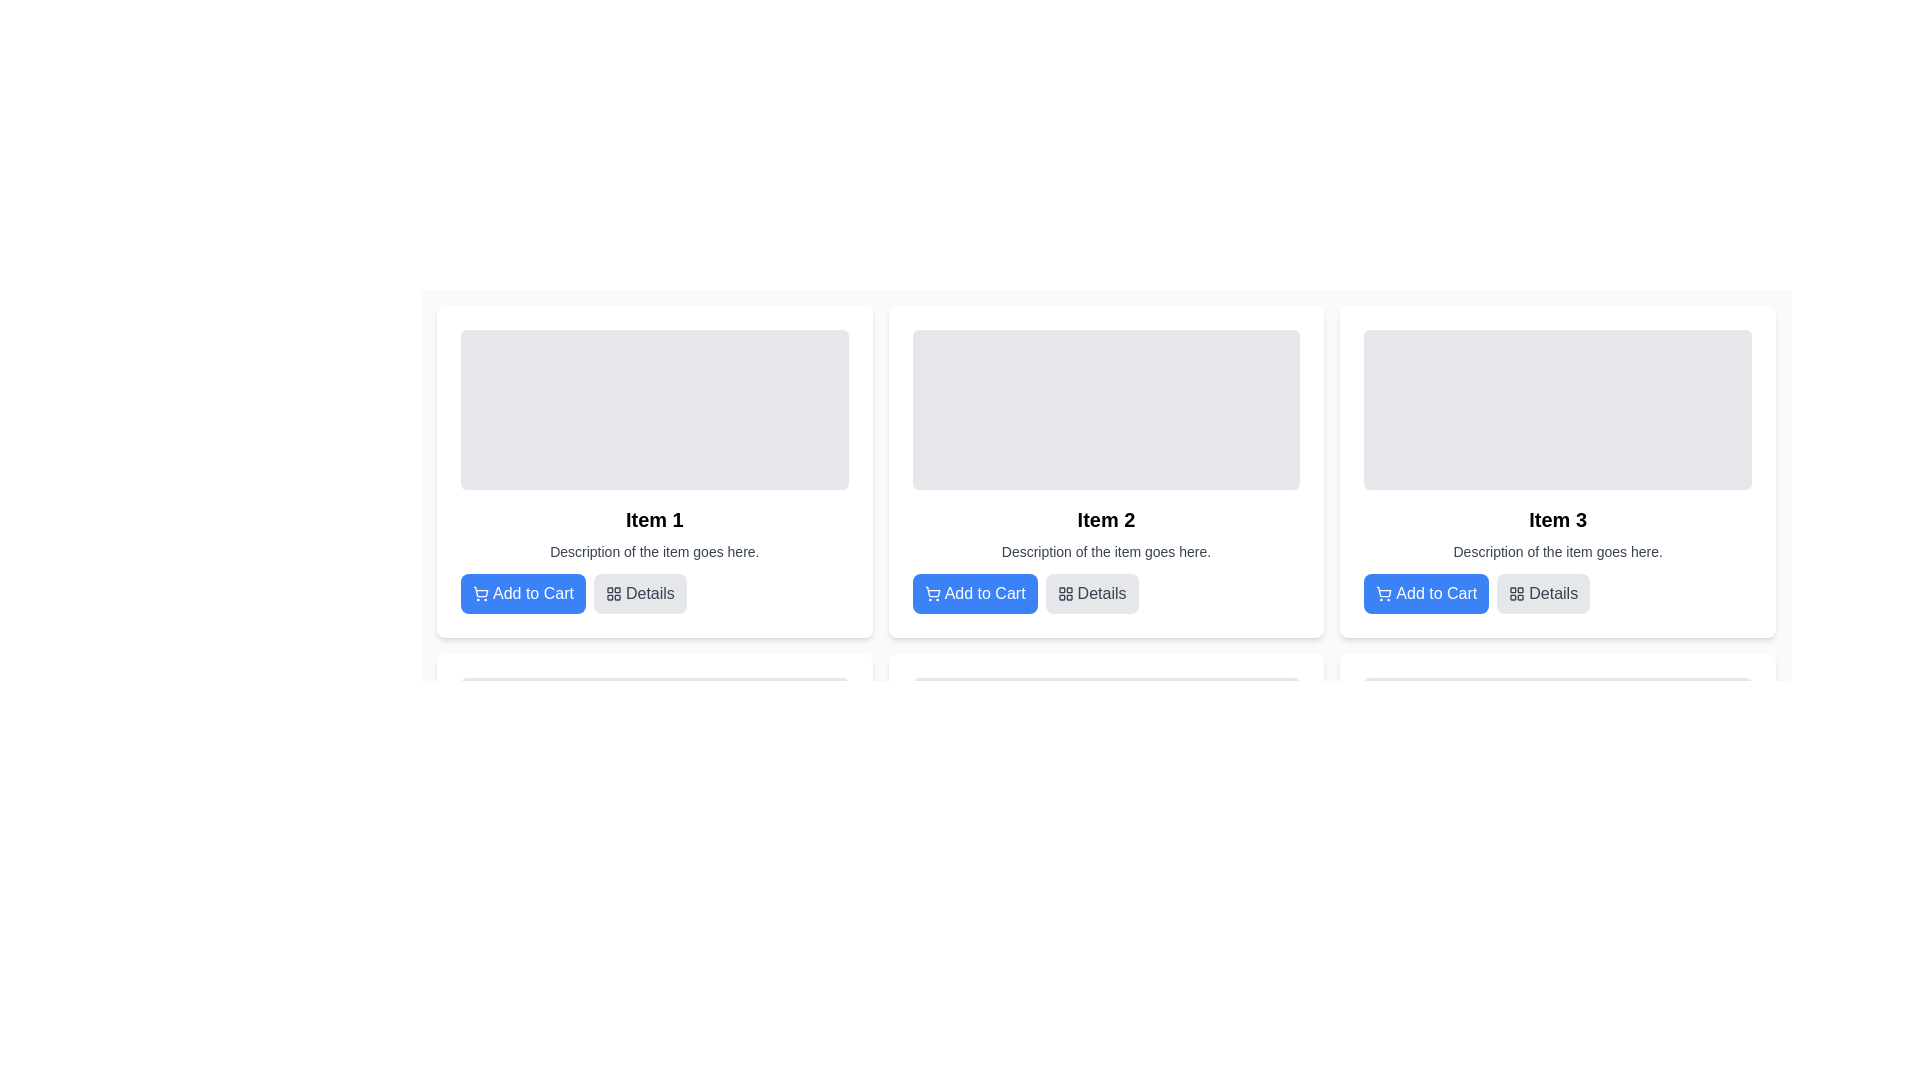  What do you see at coordinates (654, 471) in the screenshot?
I see `the first card in the grid layout that has a white background, rounded corners, and contains the title 'Item 1'` at bounding box center [654, 471].